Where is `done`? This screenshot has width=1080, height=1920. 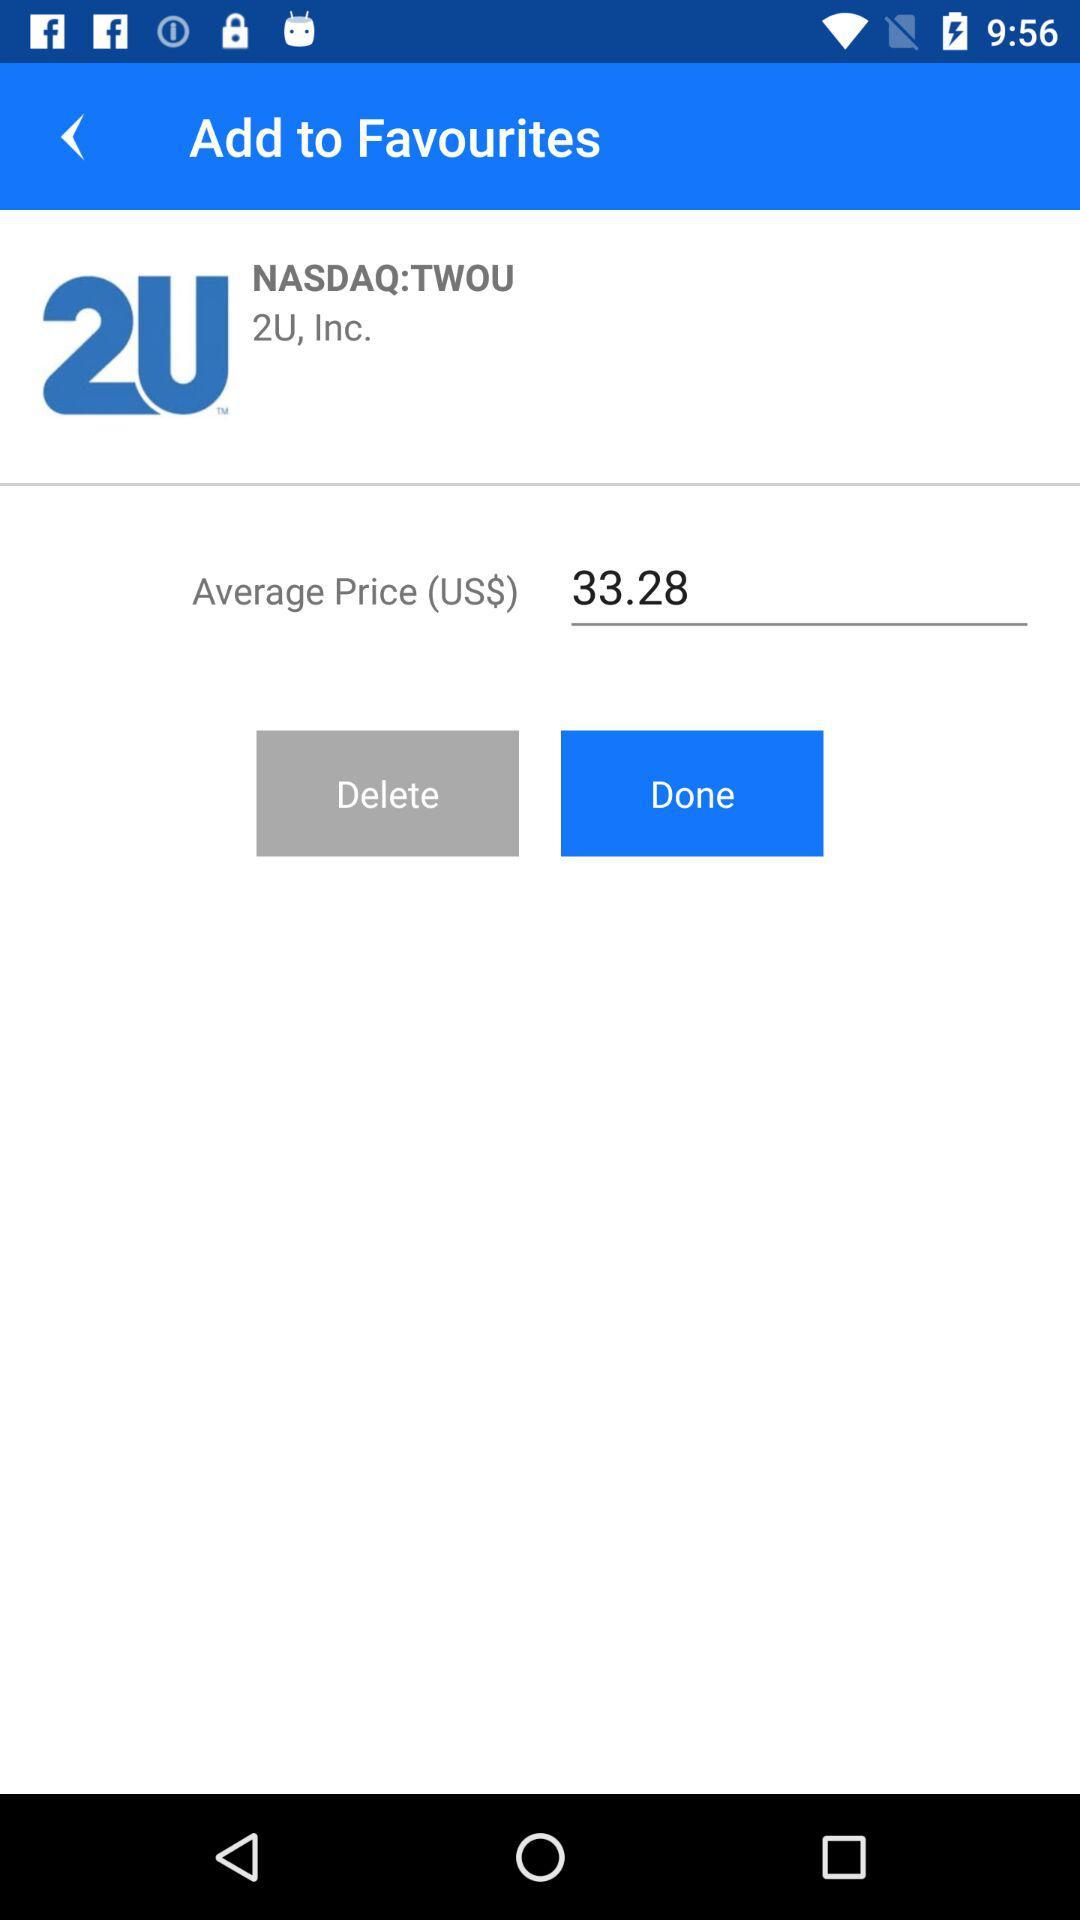 done is located at coordinates (691, 792).